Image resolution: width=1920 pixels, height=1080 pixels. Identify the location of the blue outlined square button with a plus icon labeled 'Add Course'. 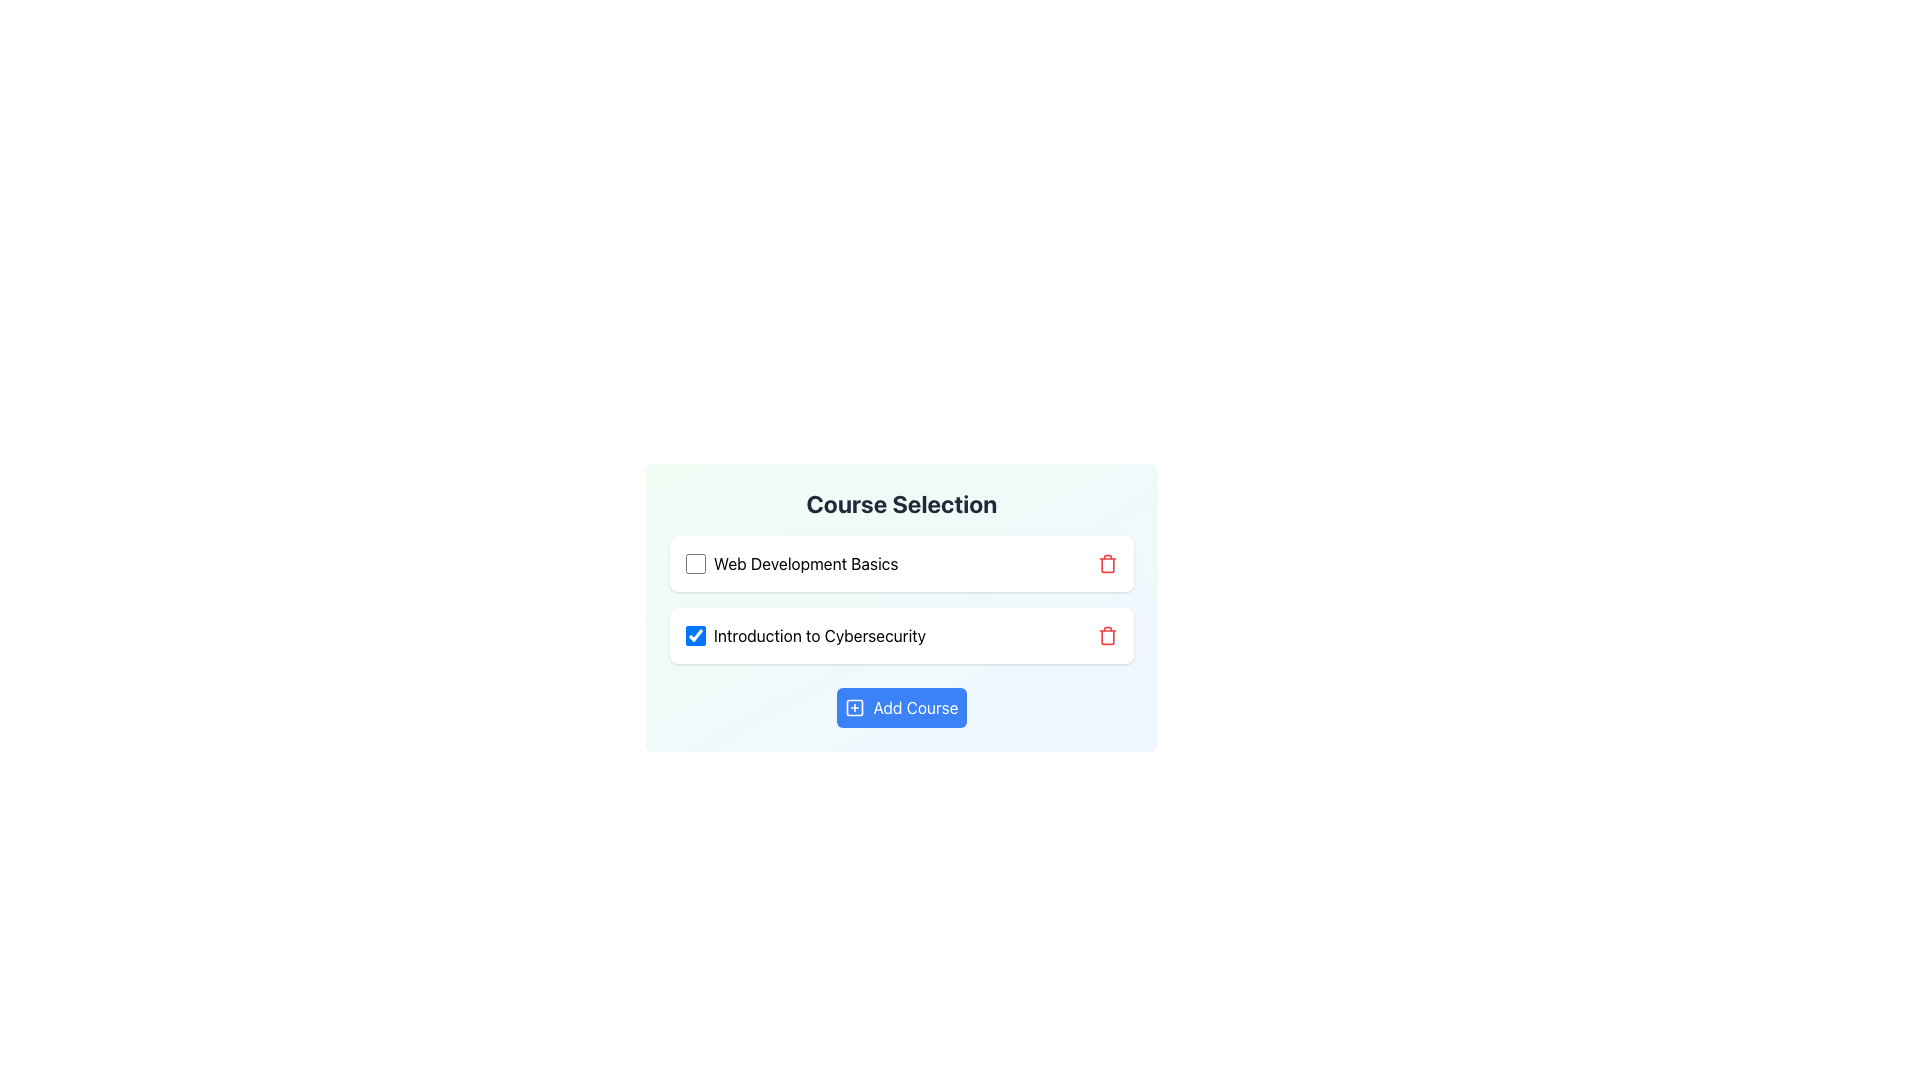
(855, 707).